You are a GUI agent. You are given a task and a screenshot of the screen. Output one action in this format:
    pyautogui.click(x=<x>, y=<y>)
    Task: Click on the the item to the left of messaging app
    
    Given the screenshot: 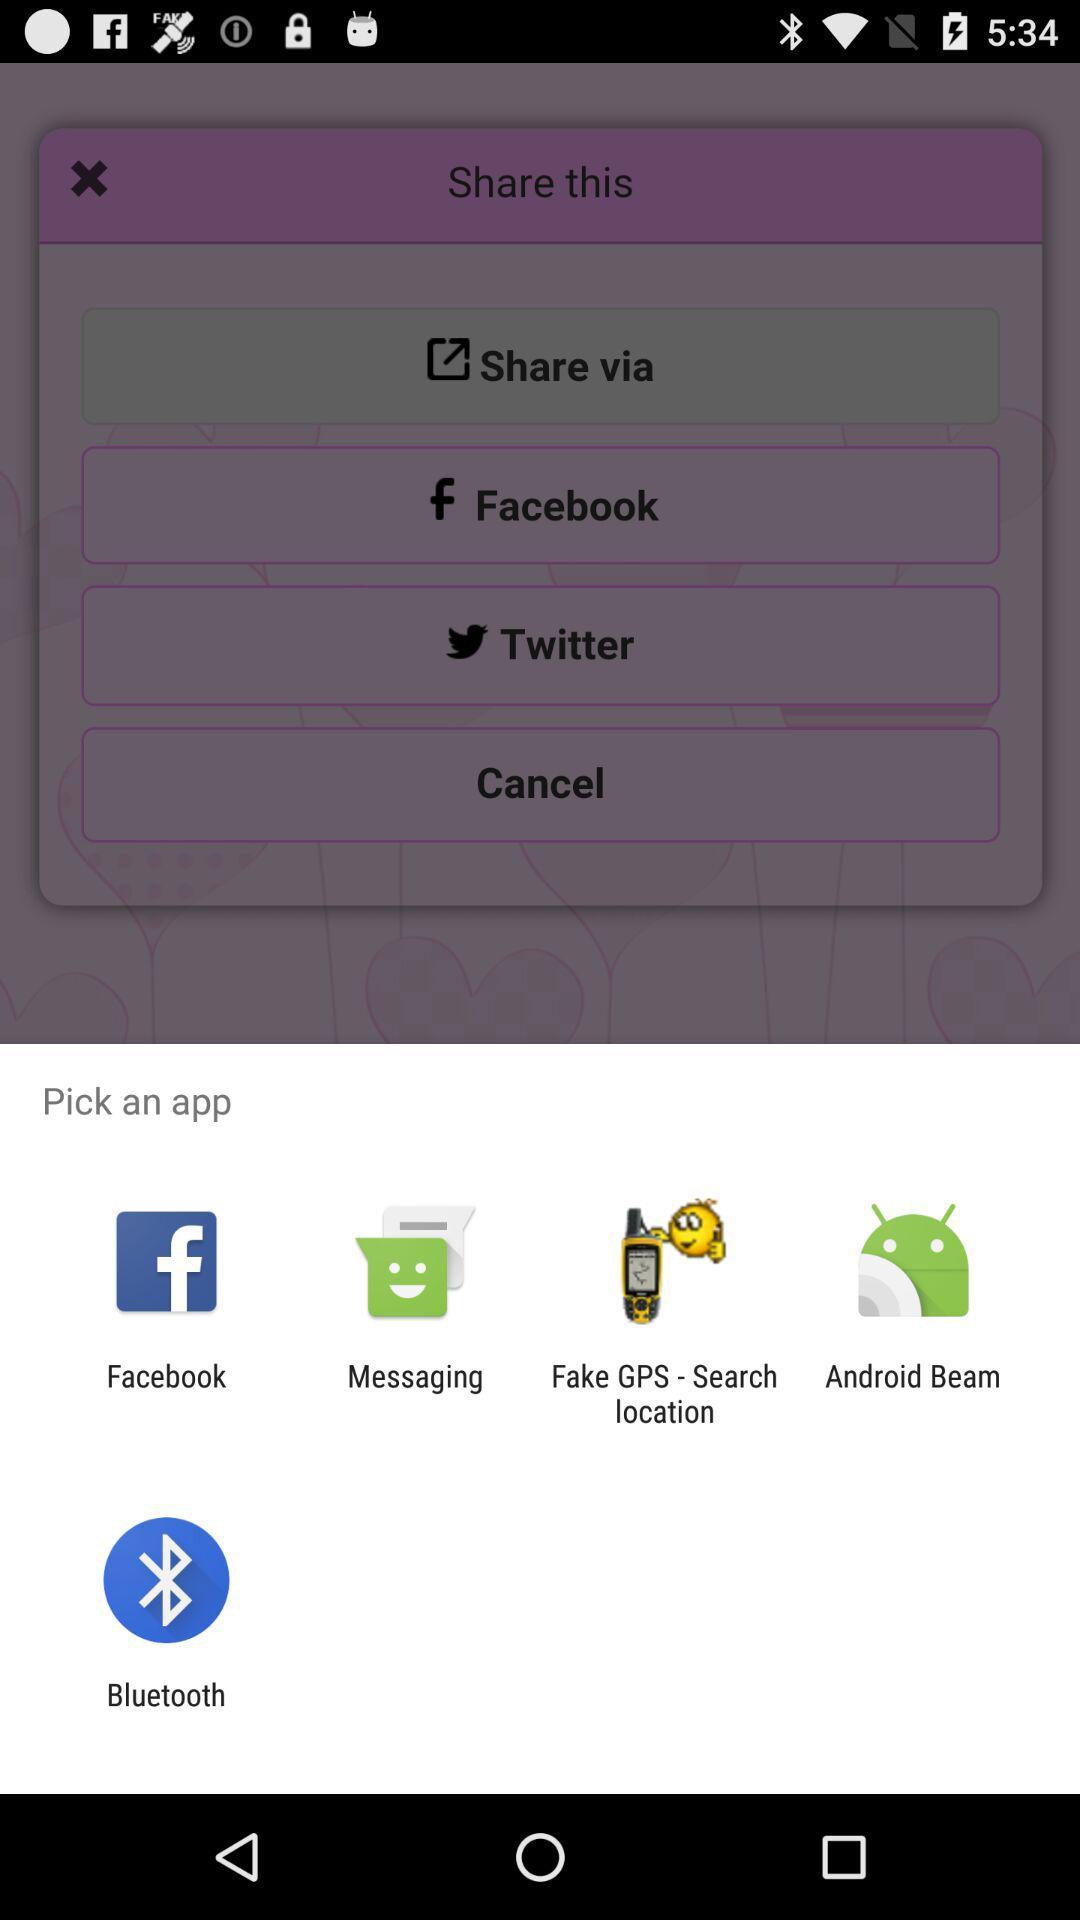 What is the action you would take?
    pyautogui.click(x=165, y=1392)
    